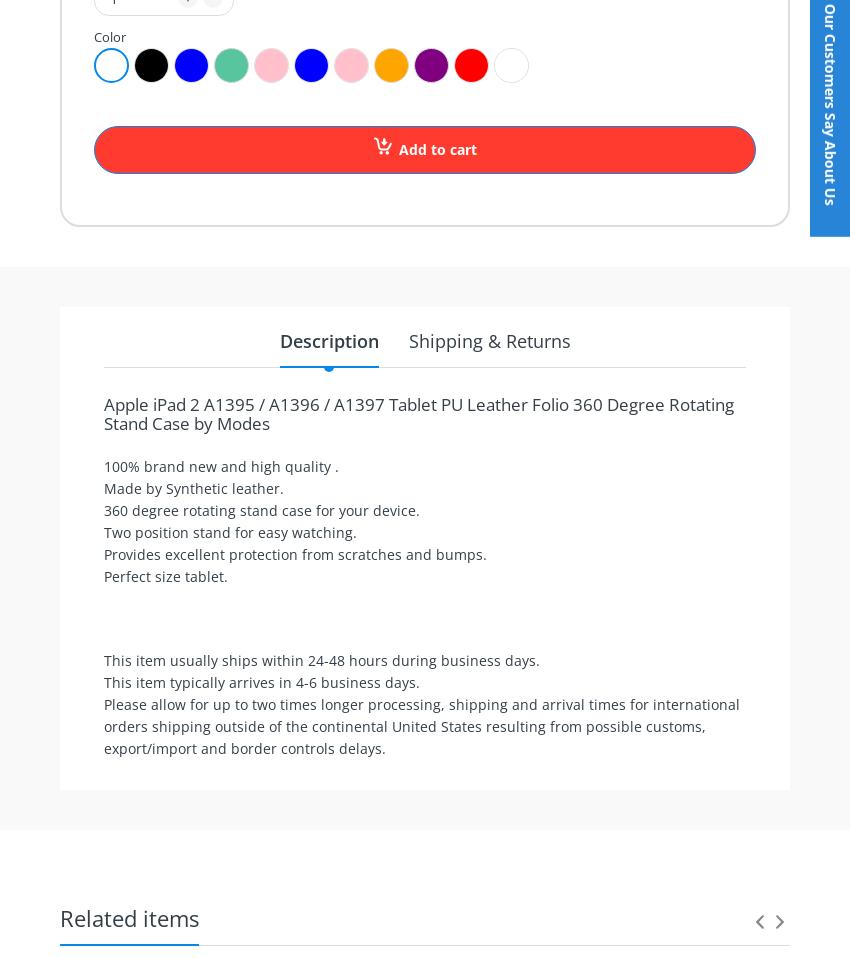  What do you see at coordinates (129, 916) in the screenshot?
I see `'Related items'` at bounding box center [129, 916].